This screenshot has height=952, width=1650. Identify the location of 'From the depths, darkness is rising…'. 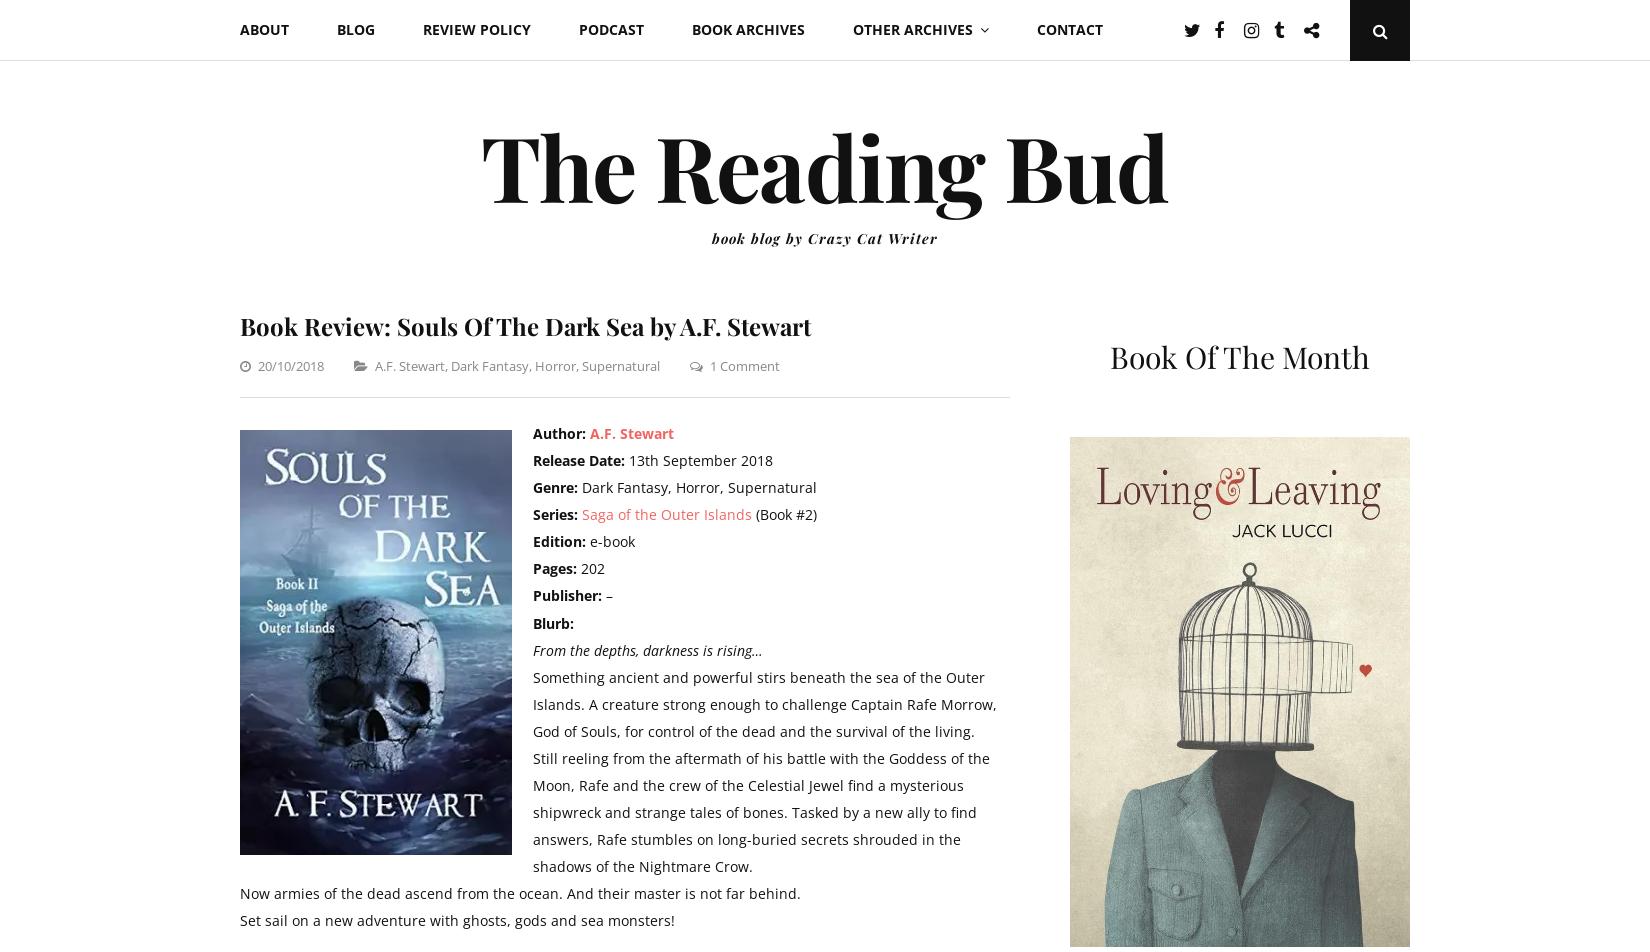
(646, 649).